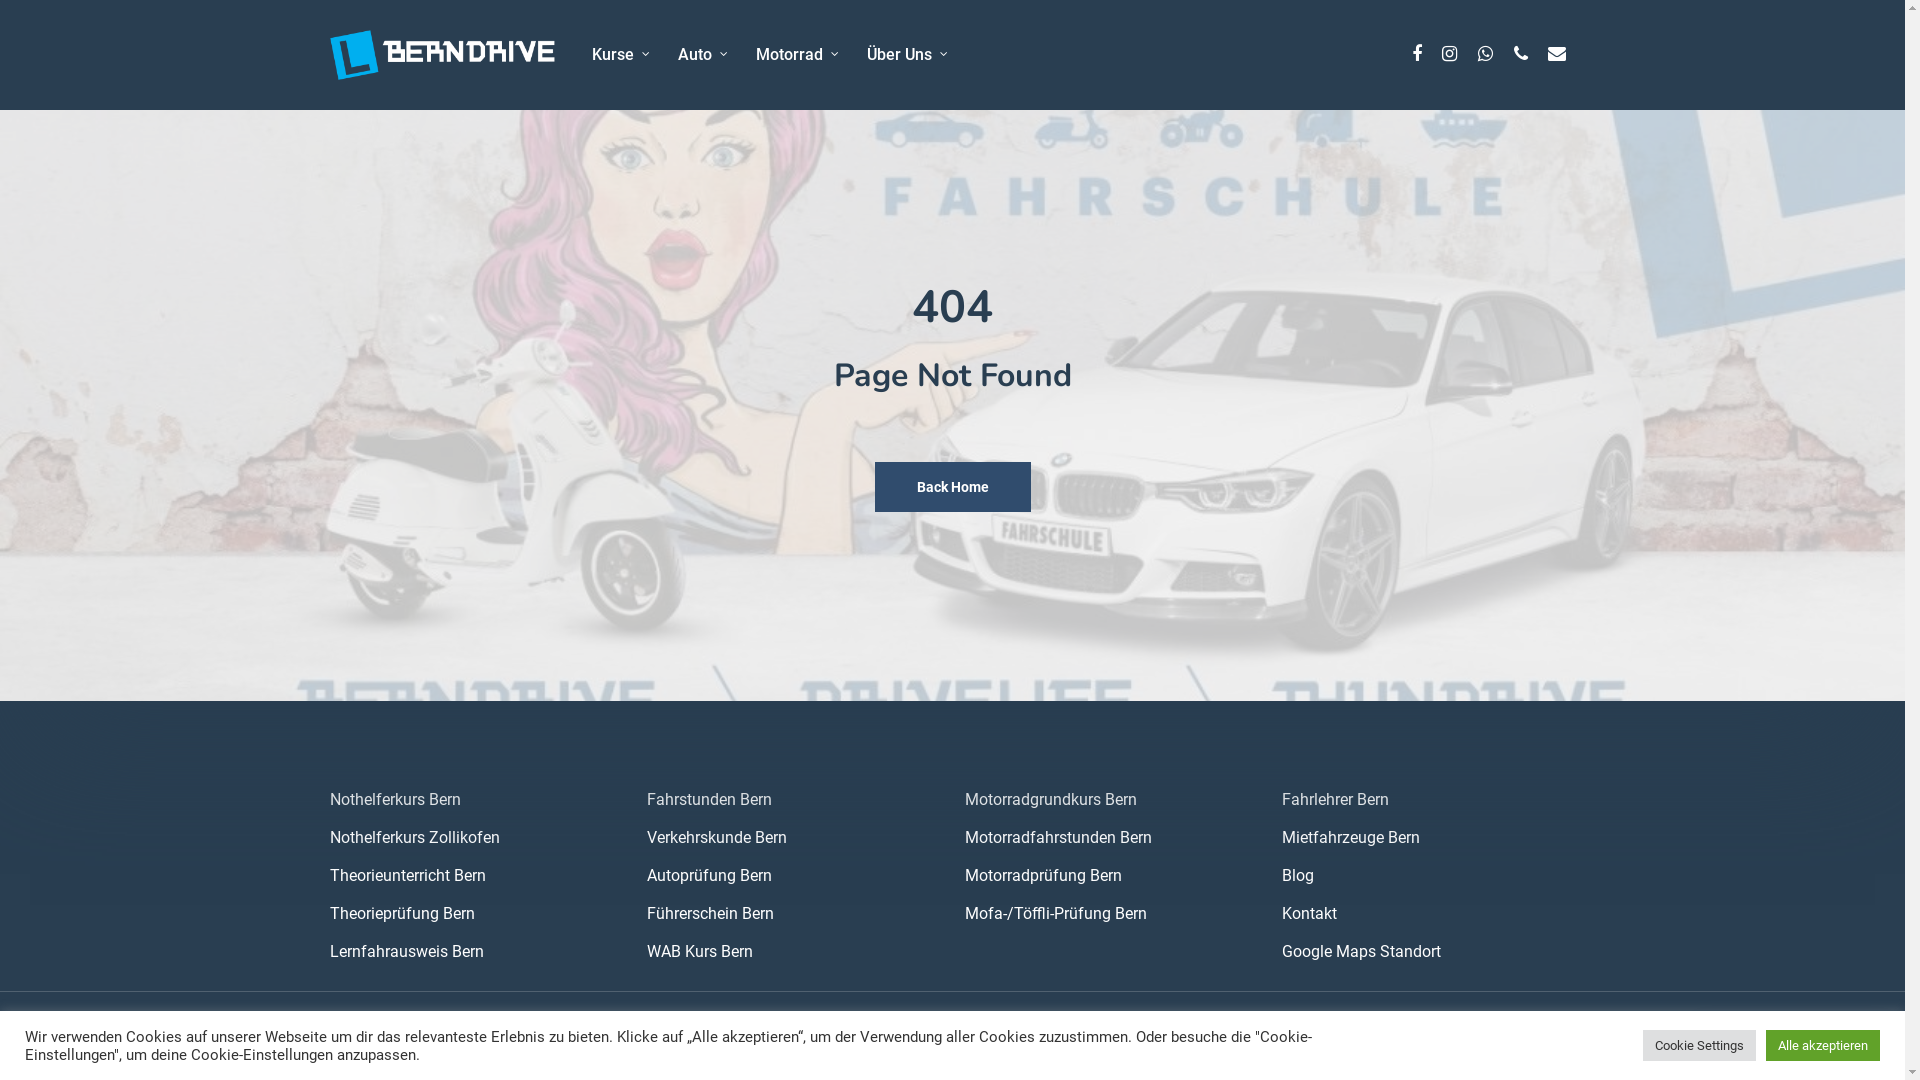 This screenshot has width=1920, height=1080. Describe the element at coordinates (475, 874) in the screenshot. I see `'Theorieunterricht Bern'` at that location.